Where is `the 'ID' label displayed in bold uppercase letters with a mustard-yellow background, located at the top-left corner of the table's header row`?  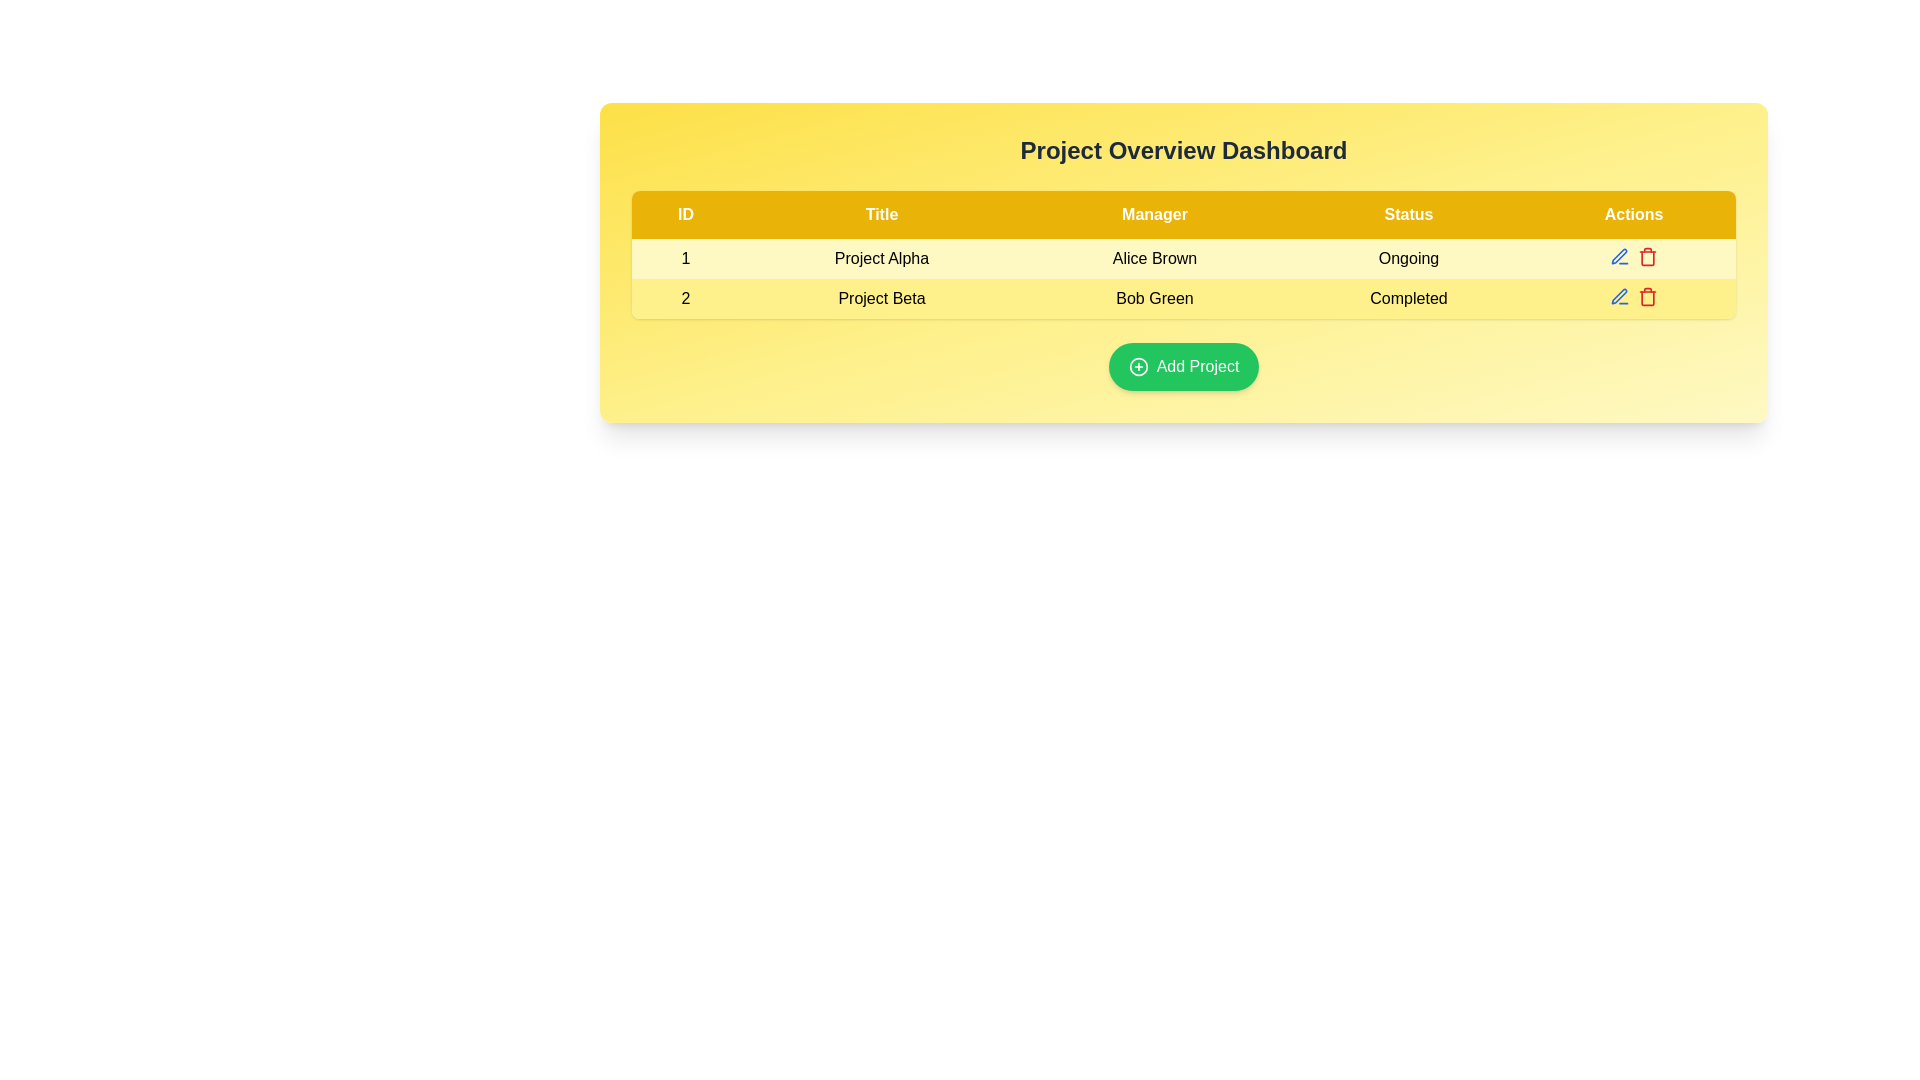 the 'ID' label displayed in bold uppercase letters with a mustard-yellow background, located at the top-left corner of the table's header row is located at coordinates (686, 215).